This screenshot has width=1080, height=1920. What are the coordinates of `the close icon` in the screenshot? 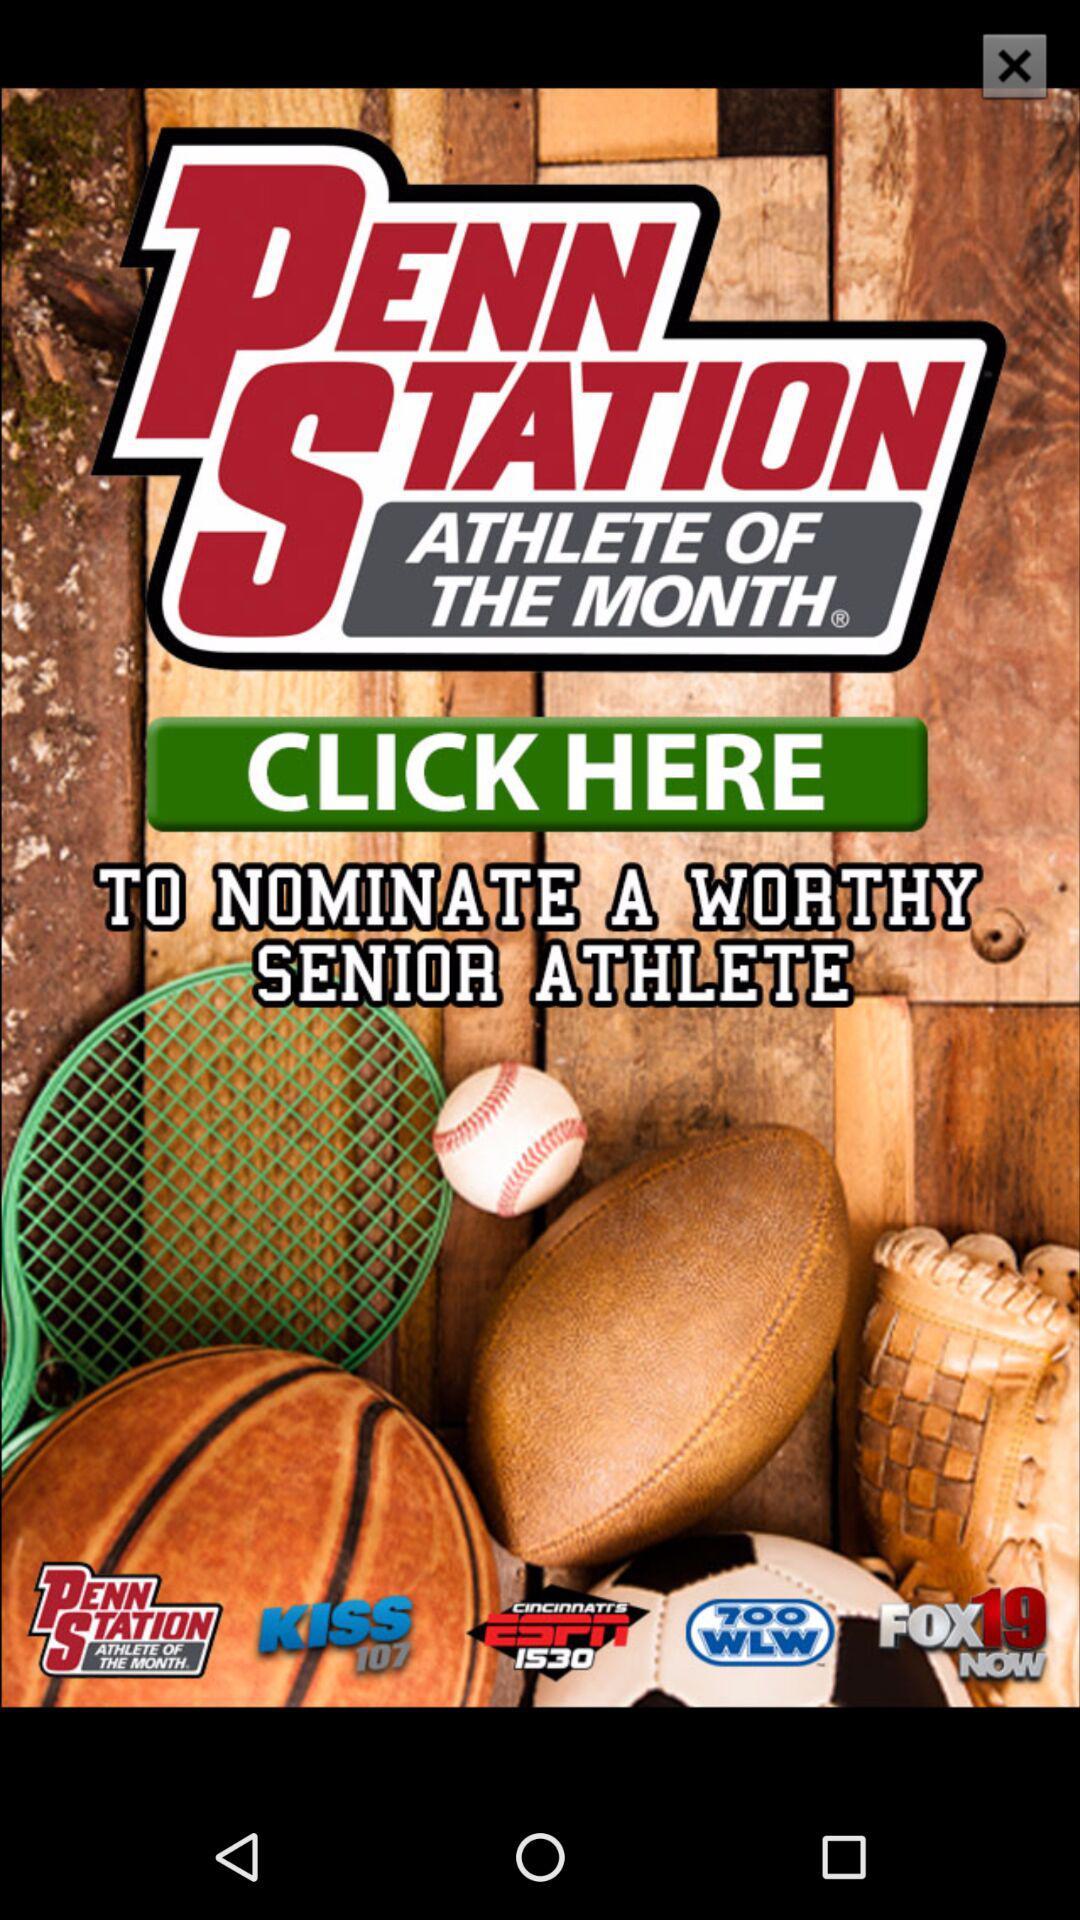 It's located at (1014, 70).